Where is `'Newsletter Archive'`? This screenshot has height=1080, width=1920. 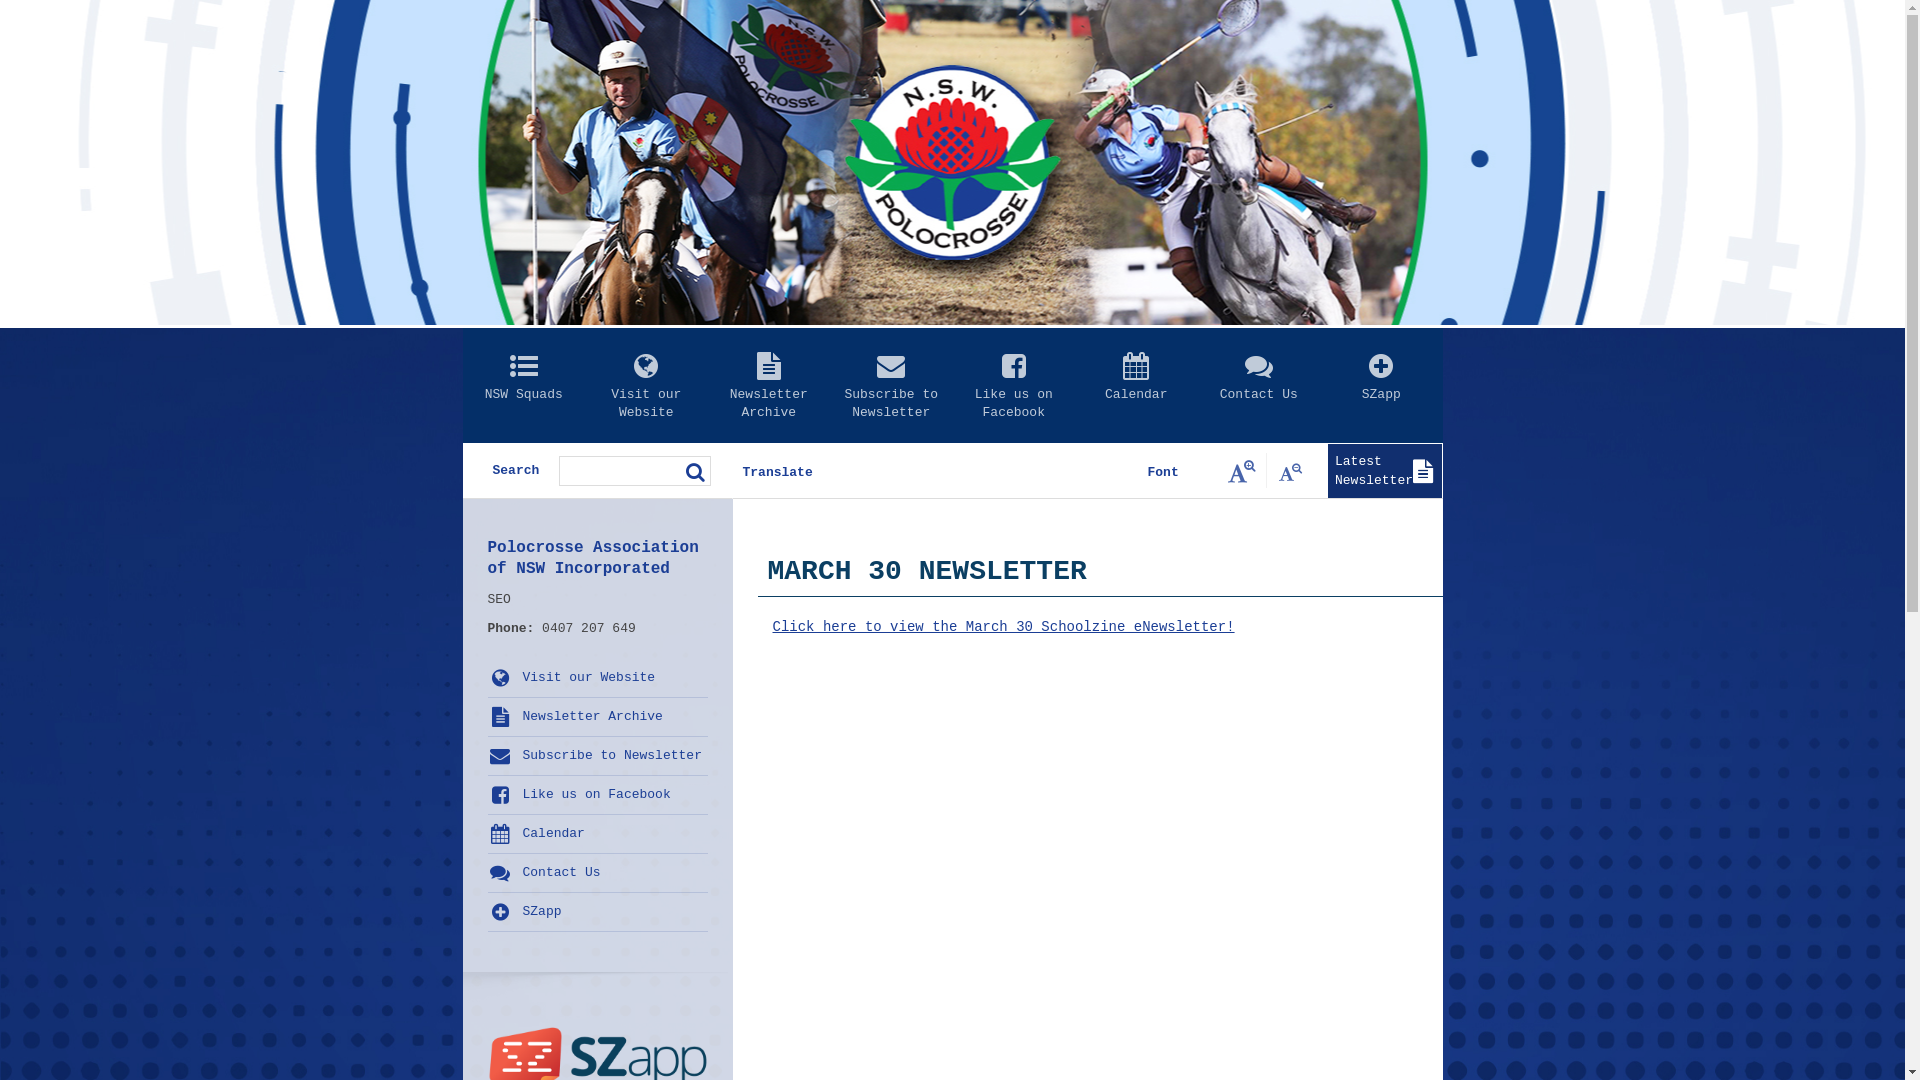 'Newsletter Archive' is located at coordinates (597, 716).